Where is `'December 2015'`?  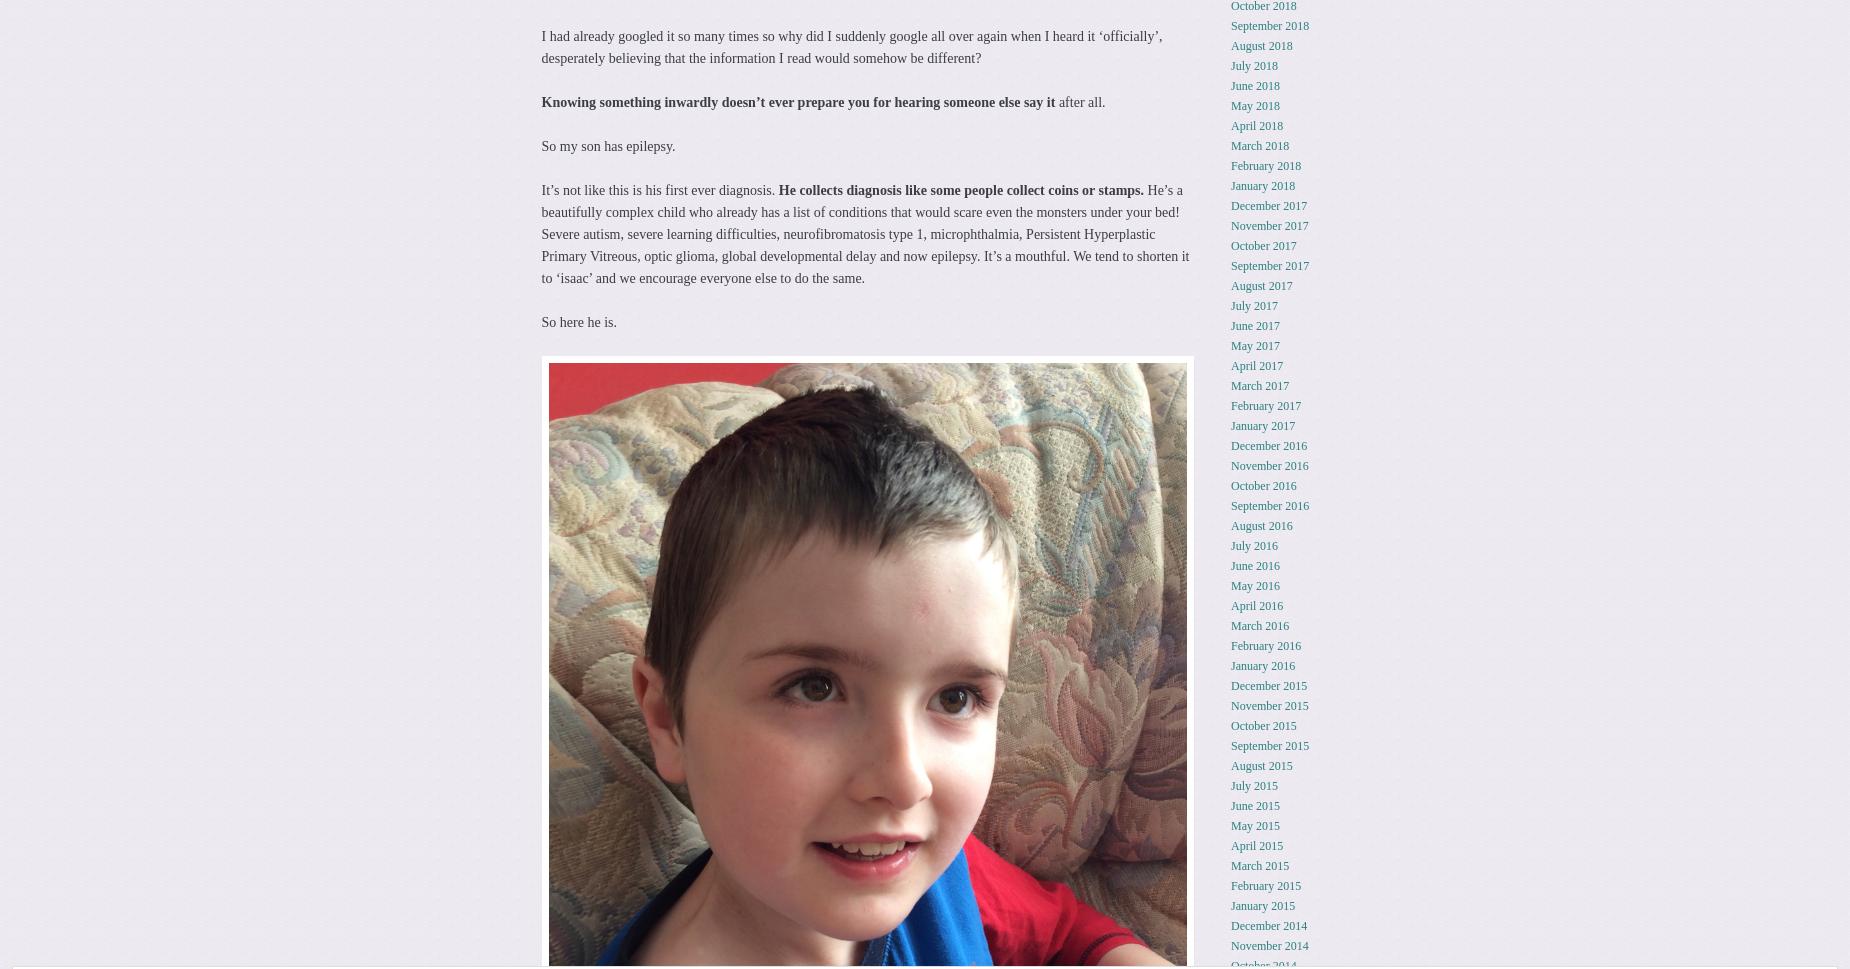 'December 2015' is located at coordinates (1267, 683).